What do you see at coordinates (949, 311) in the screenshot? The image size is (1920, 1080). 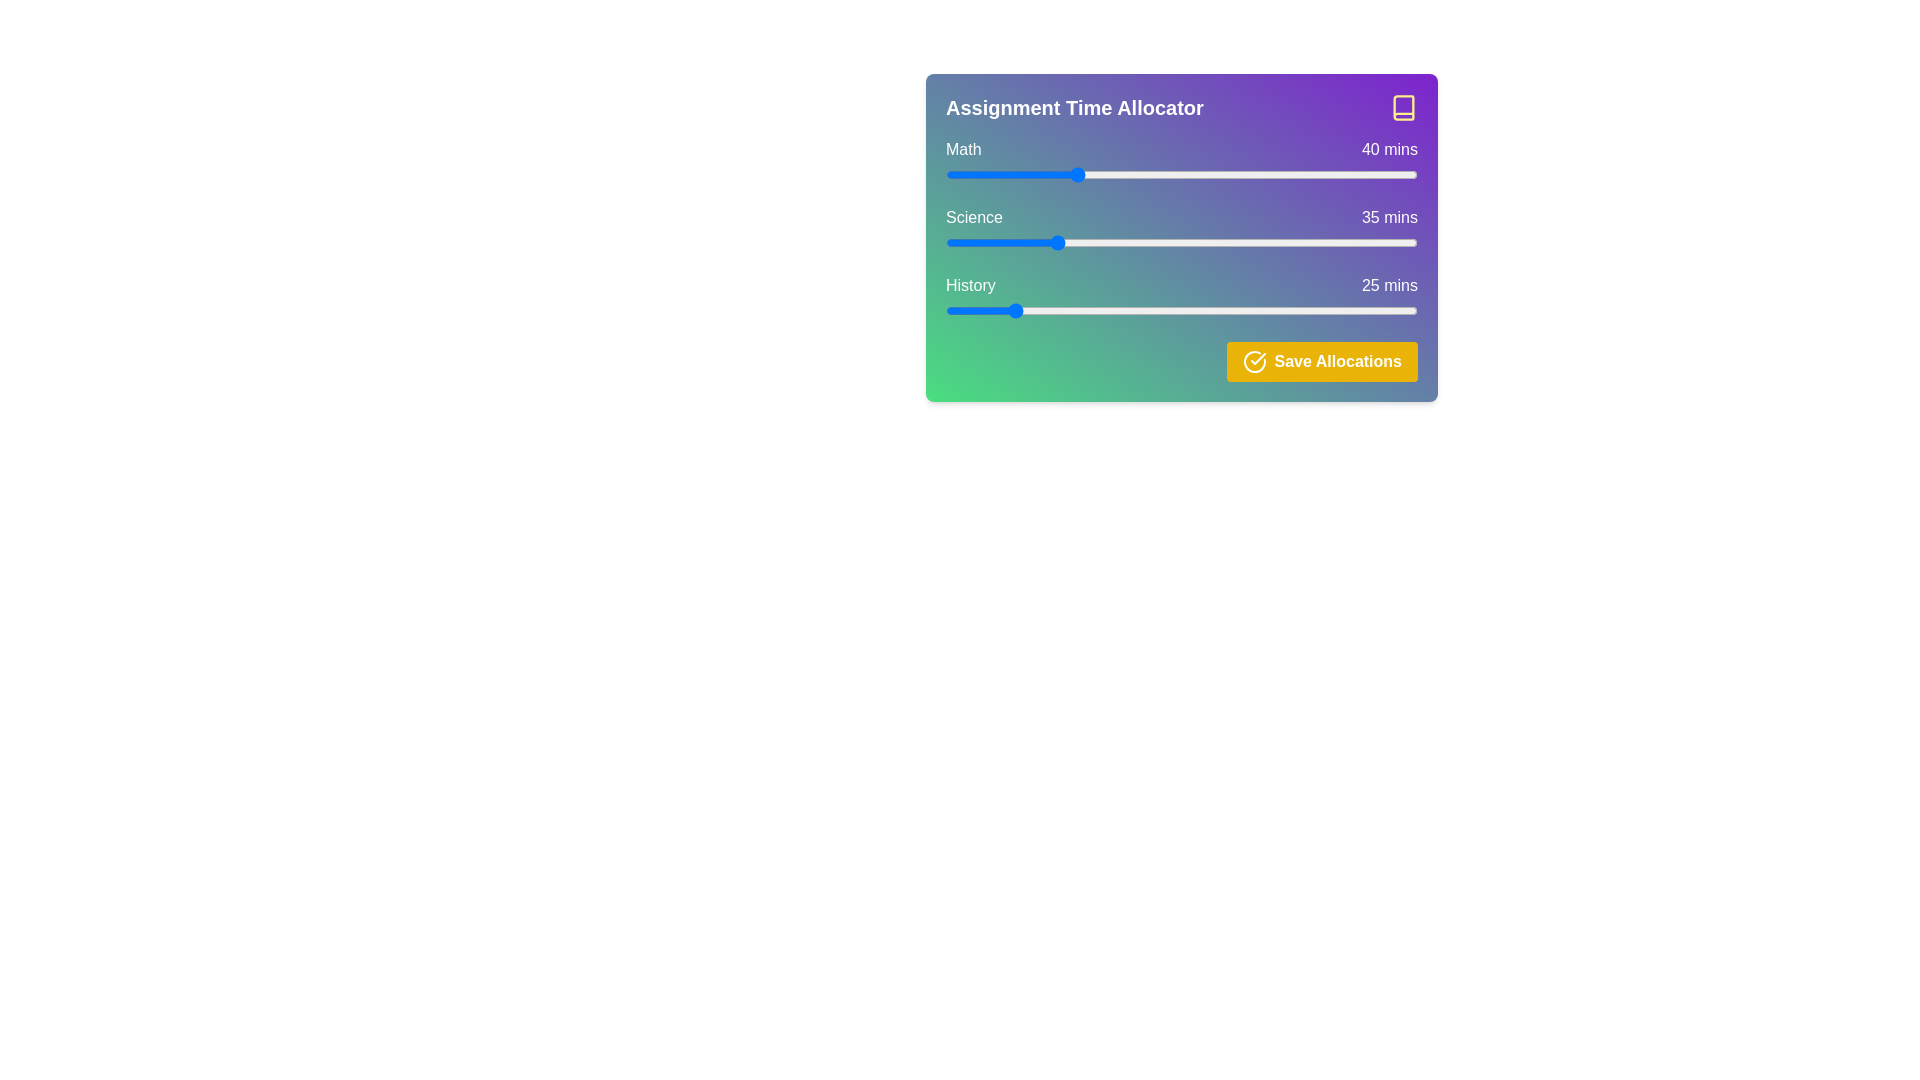 I see `the history allocation time` at bounding box center [949, 311].